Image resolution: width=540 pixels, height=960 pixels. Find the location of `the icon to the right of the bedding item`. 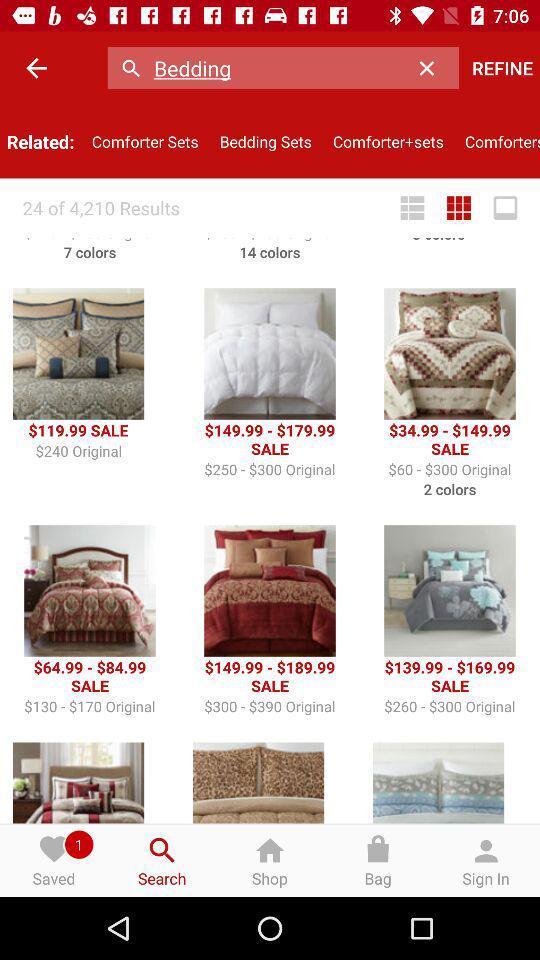

the icon to the right of the bedding item is located at coordinates (431, 68).